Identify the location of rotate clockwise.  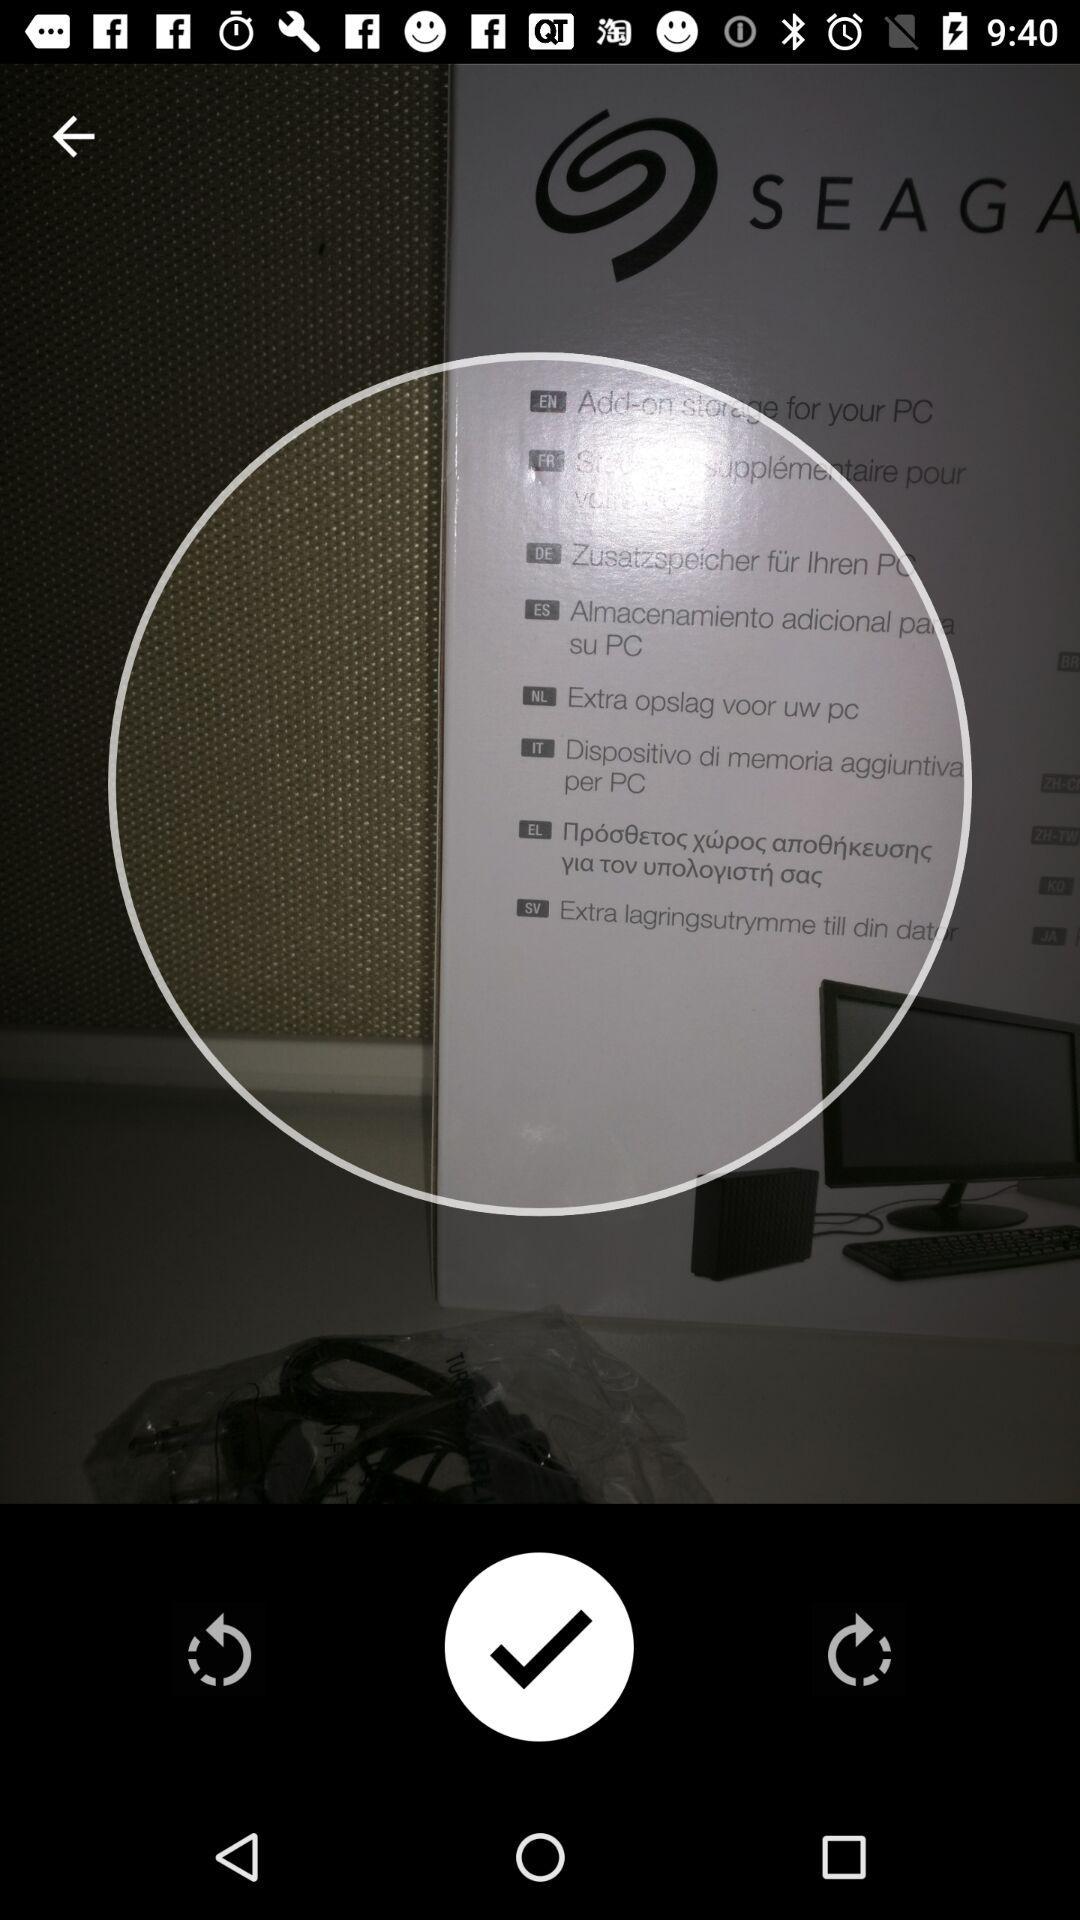
(858, 1649).